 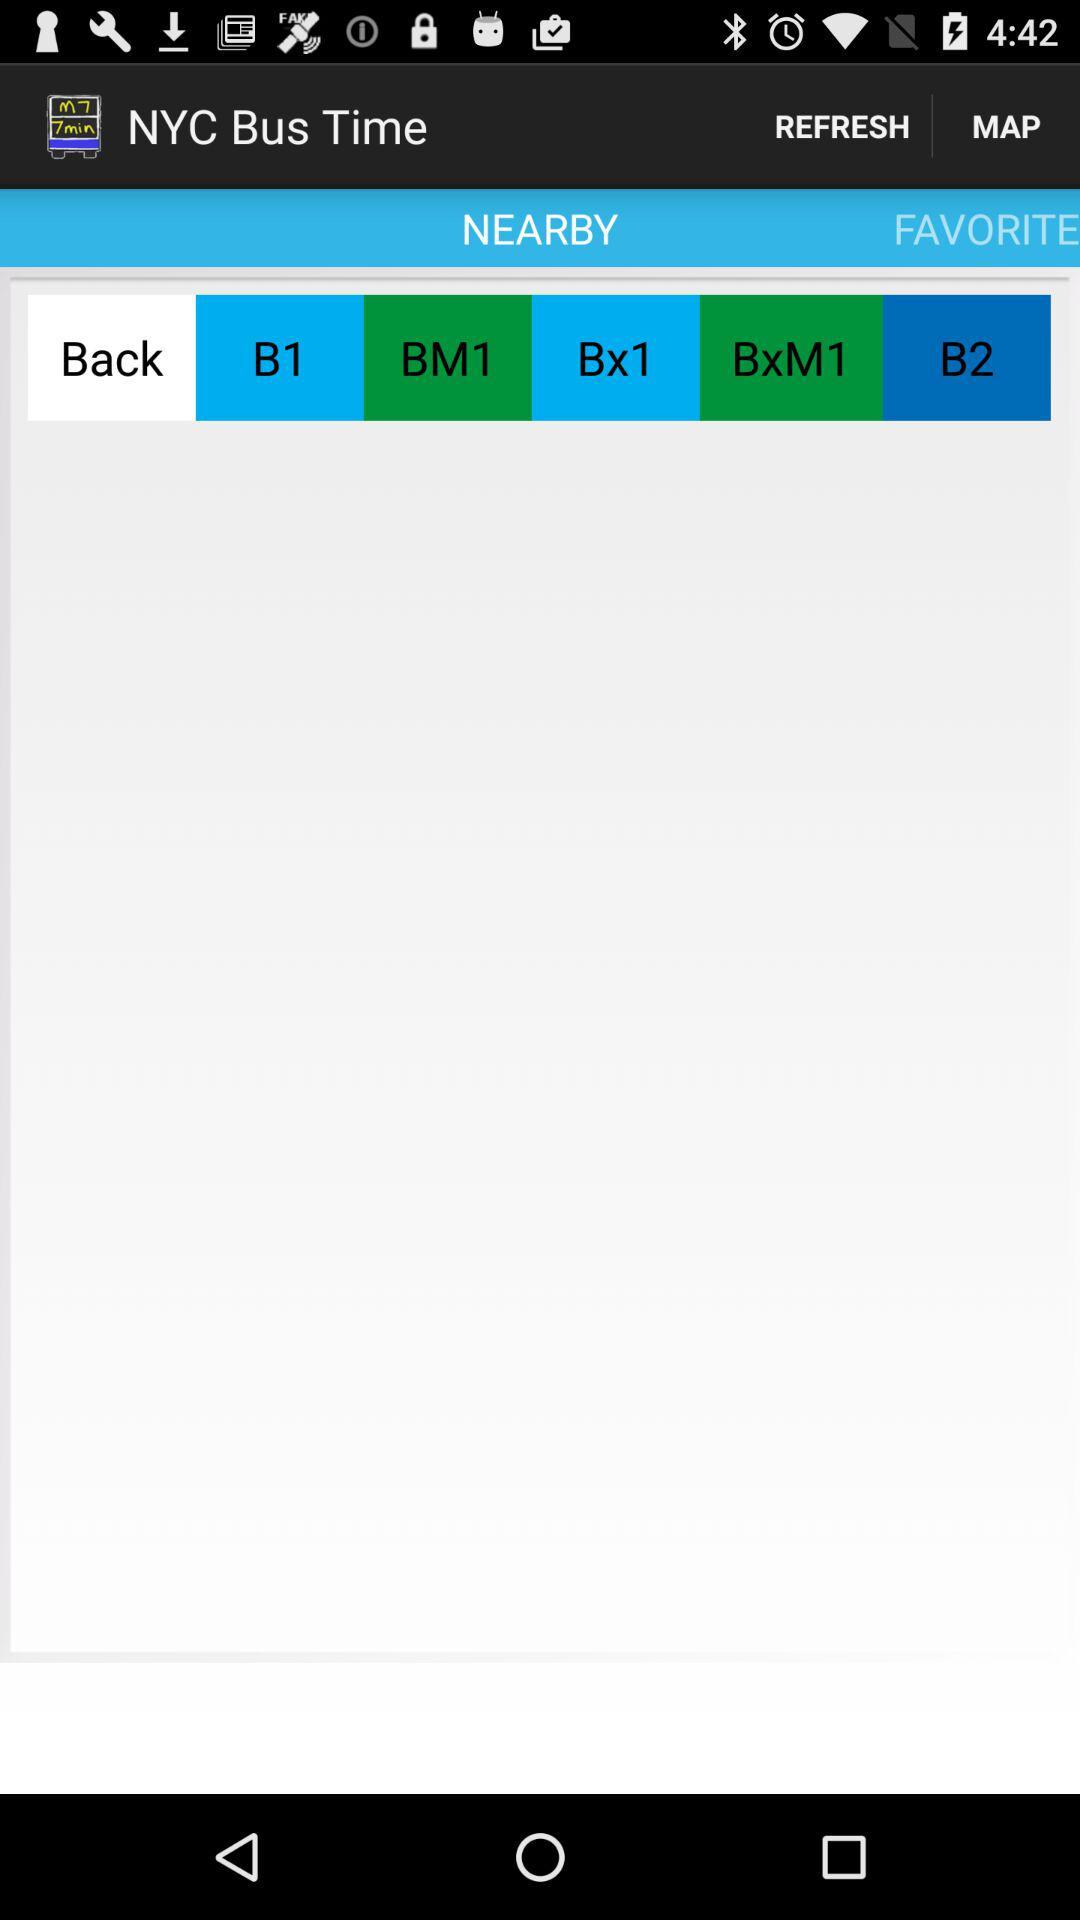 What do you see at coordinates (279, 357) in the screenshot?
I see `button next to bm1 item` at bounding box center [279, 357].